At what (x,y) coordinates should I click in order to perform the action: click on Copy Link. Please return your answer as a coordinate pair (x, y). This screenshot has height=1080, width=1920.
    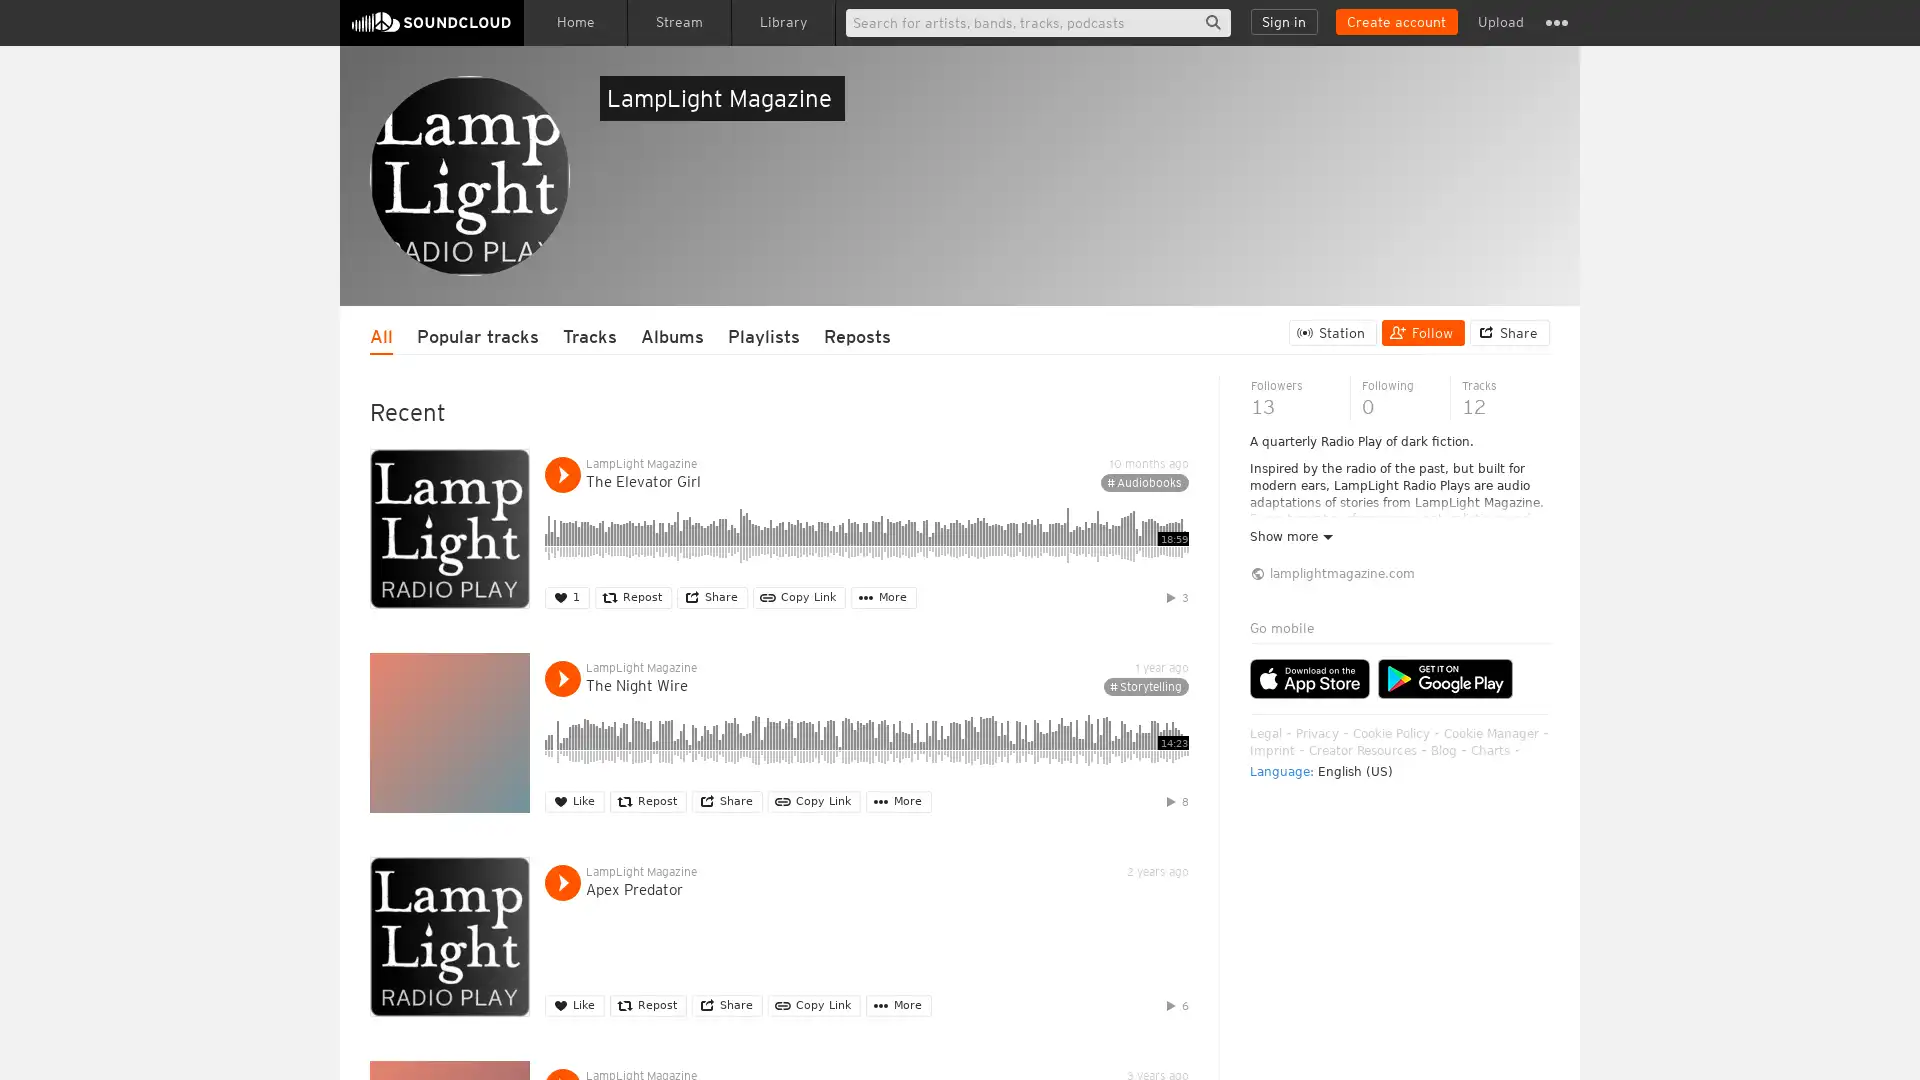
    Looking at the image, I should click on (798, 596).